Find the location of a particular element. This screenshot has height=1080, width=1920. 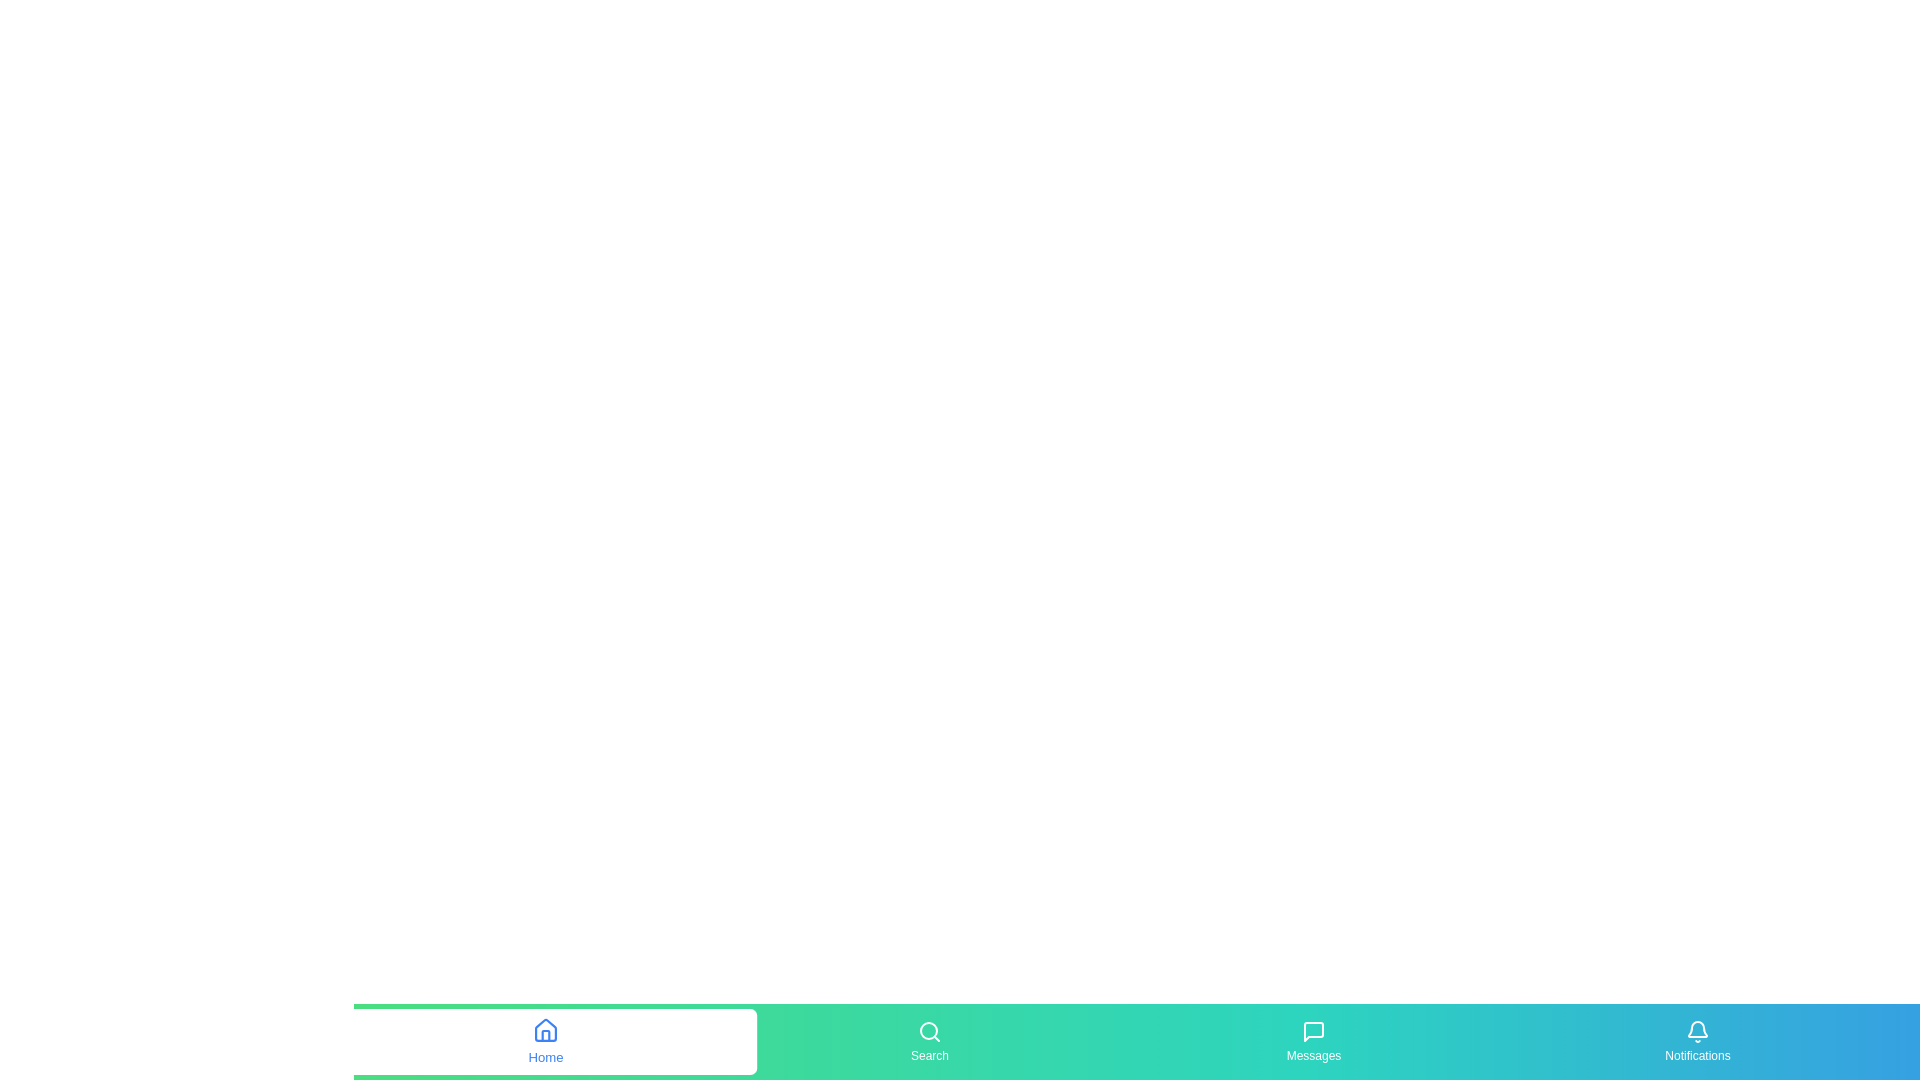

the Notifications button to observe its hover effect is located at coordinates (1697, 1040).